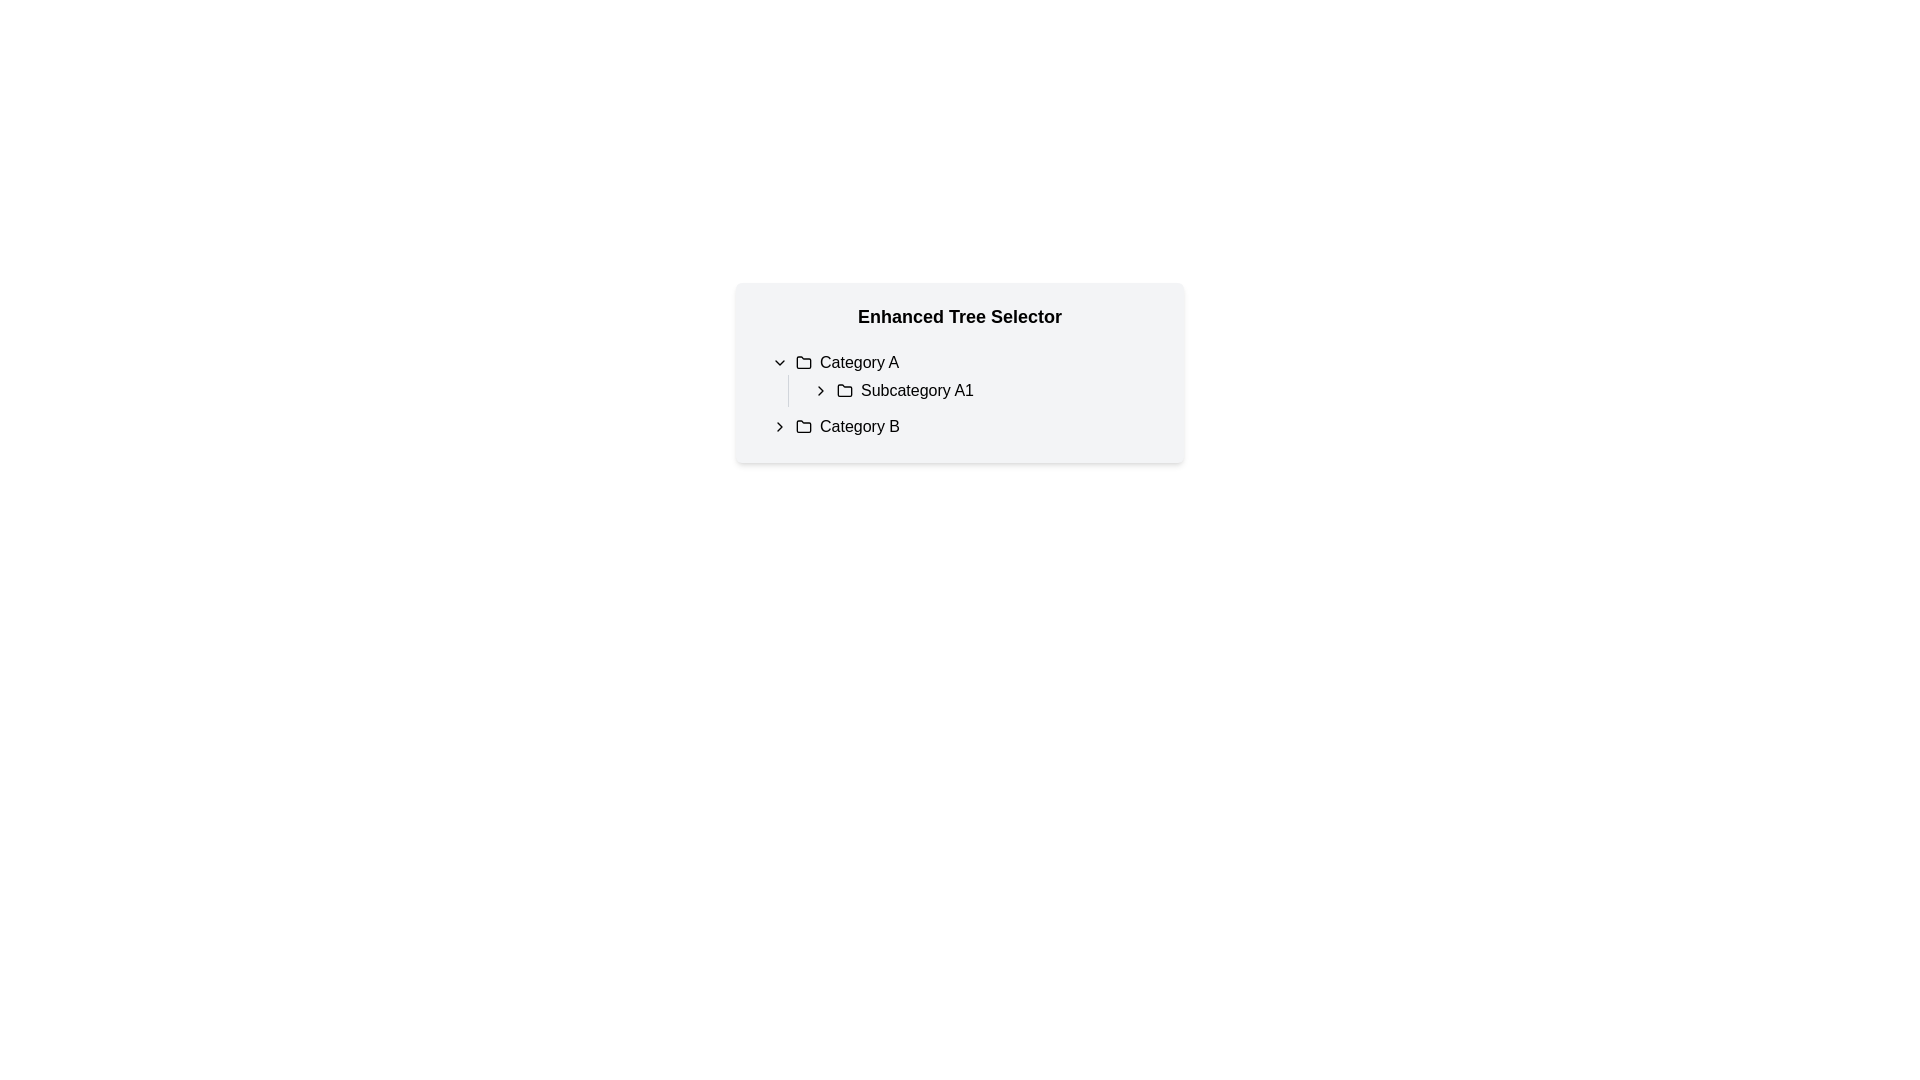 The width and height of the screenshot is (1920, 1080). What do you see at coordinates (804, 362) in the screenshot?
I see `the folder icon resembling a folder with rounded corners and arcs at the top, located under 'Category A' before 'Subcategory A1'` at bounding box center [804, 362].